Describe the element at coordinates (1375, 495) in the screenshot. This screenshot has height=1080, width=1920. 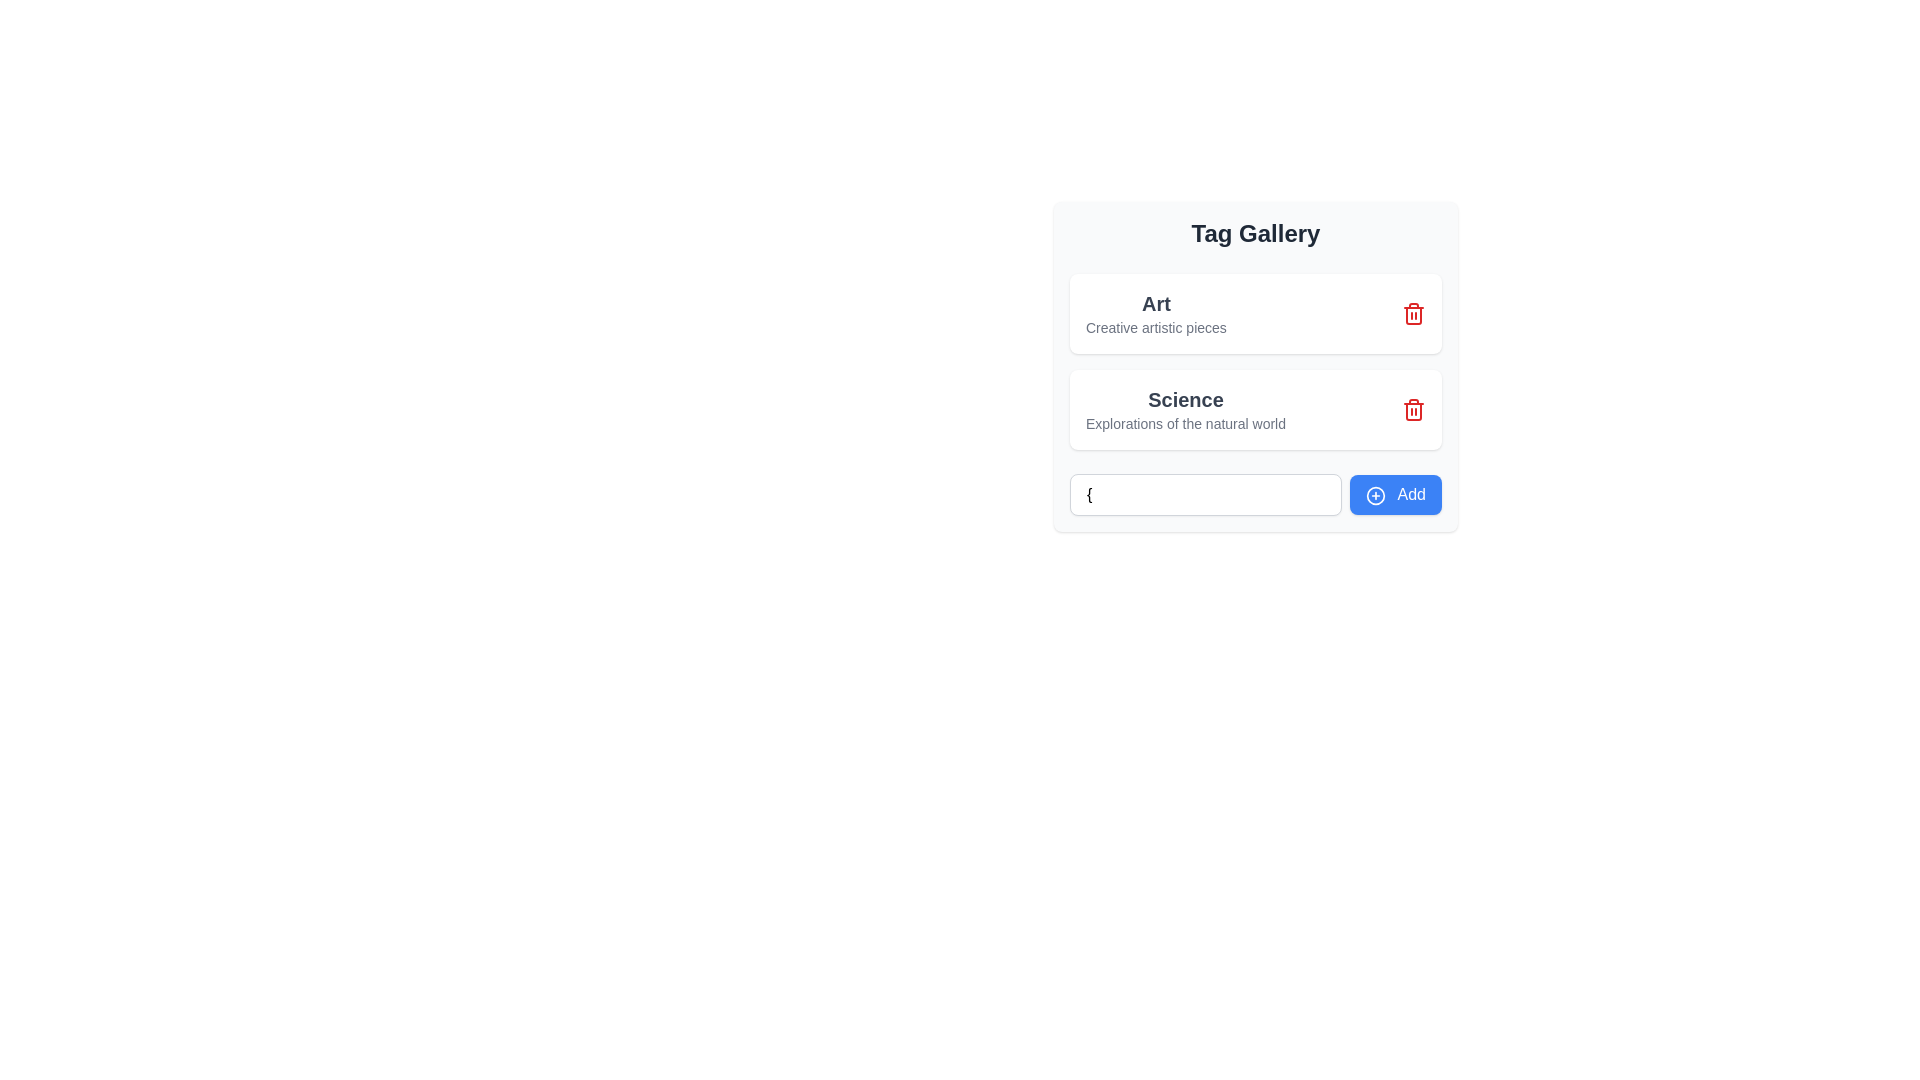
I see `the SVG Circle representing the 'Add' function, which is located towards the bottom-right of the layout next to the 'Add' button` at that location.